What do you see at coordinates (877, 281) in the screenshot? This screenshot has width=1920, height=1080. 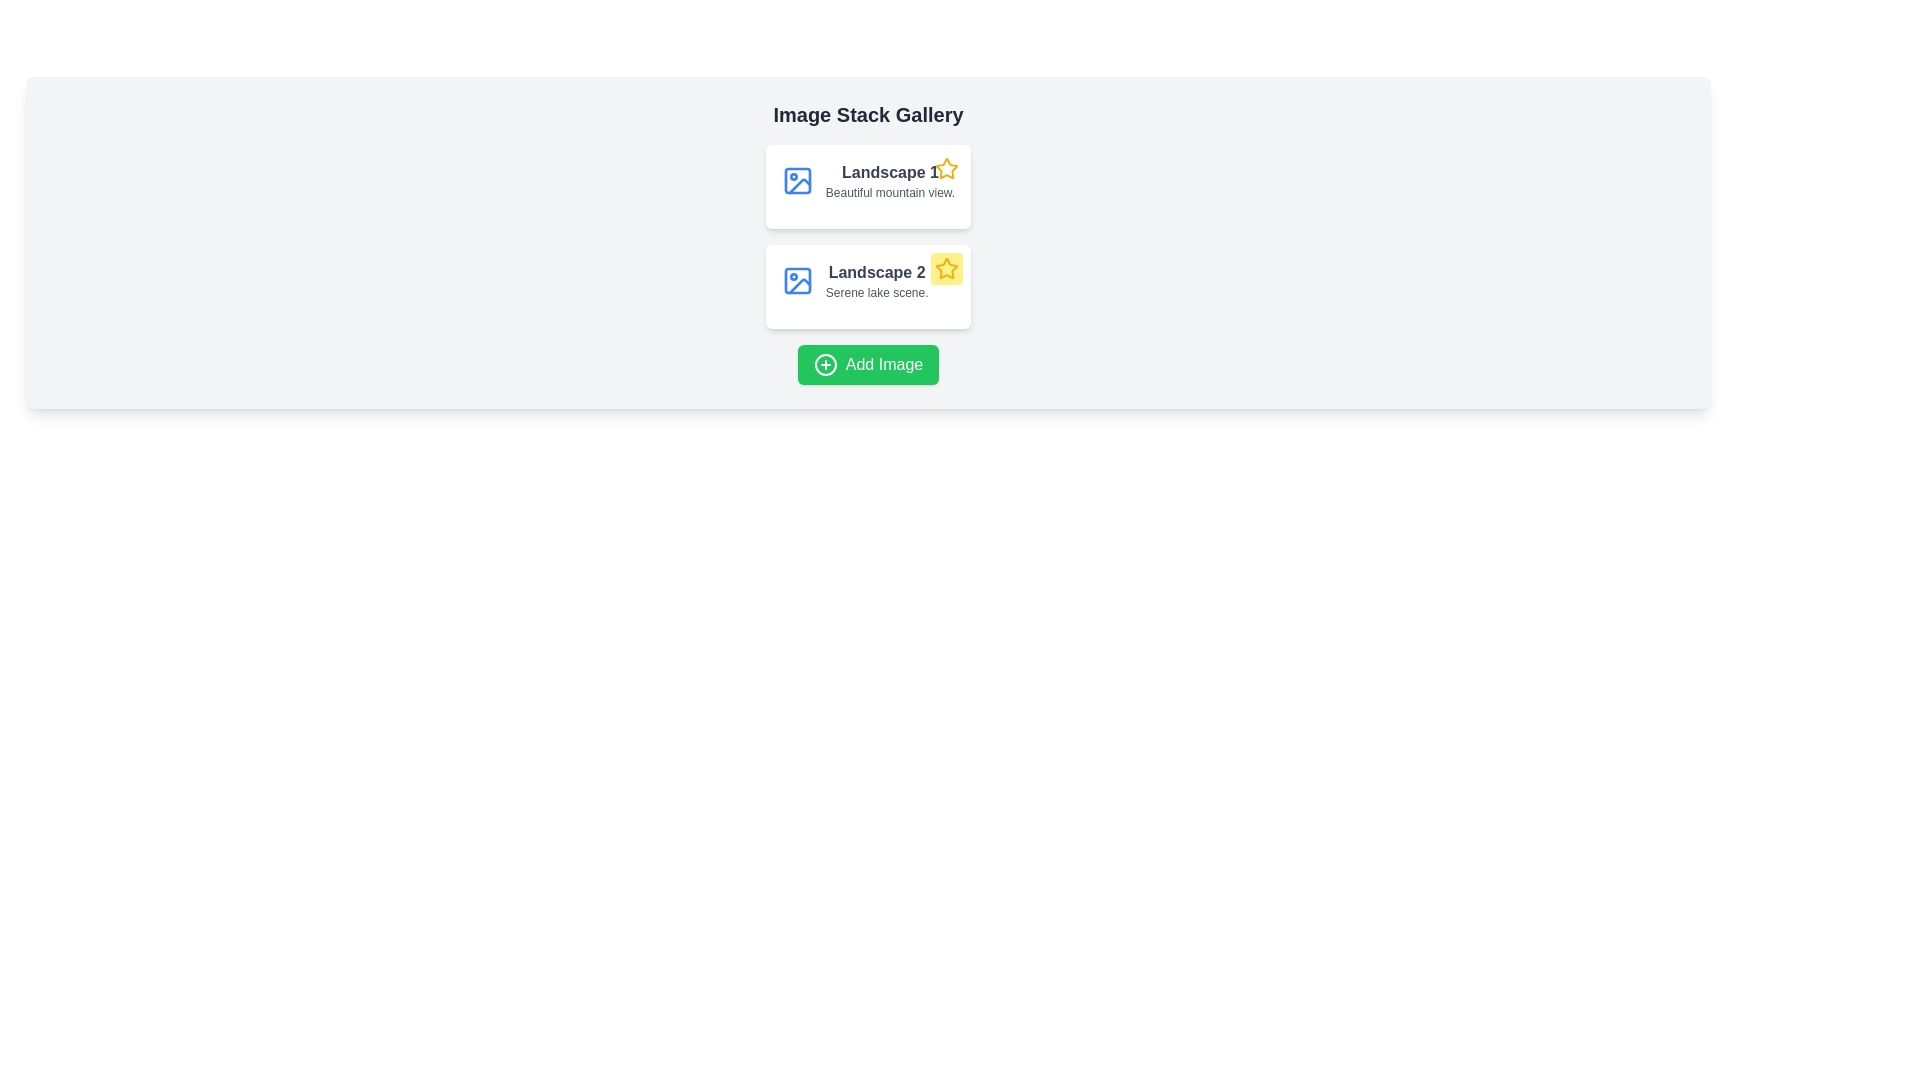 I see `textual informative block that contains the title 'Landscape 2' and description 'Serene lake scene.' This block is the second item in a vertical stack within the 'Image Stack Gallery' section, positioned centrally with a blue landscape icon to its left and a yellow star icon to its right` at bounding box center [877, 281].